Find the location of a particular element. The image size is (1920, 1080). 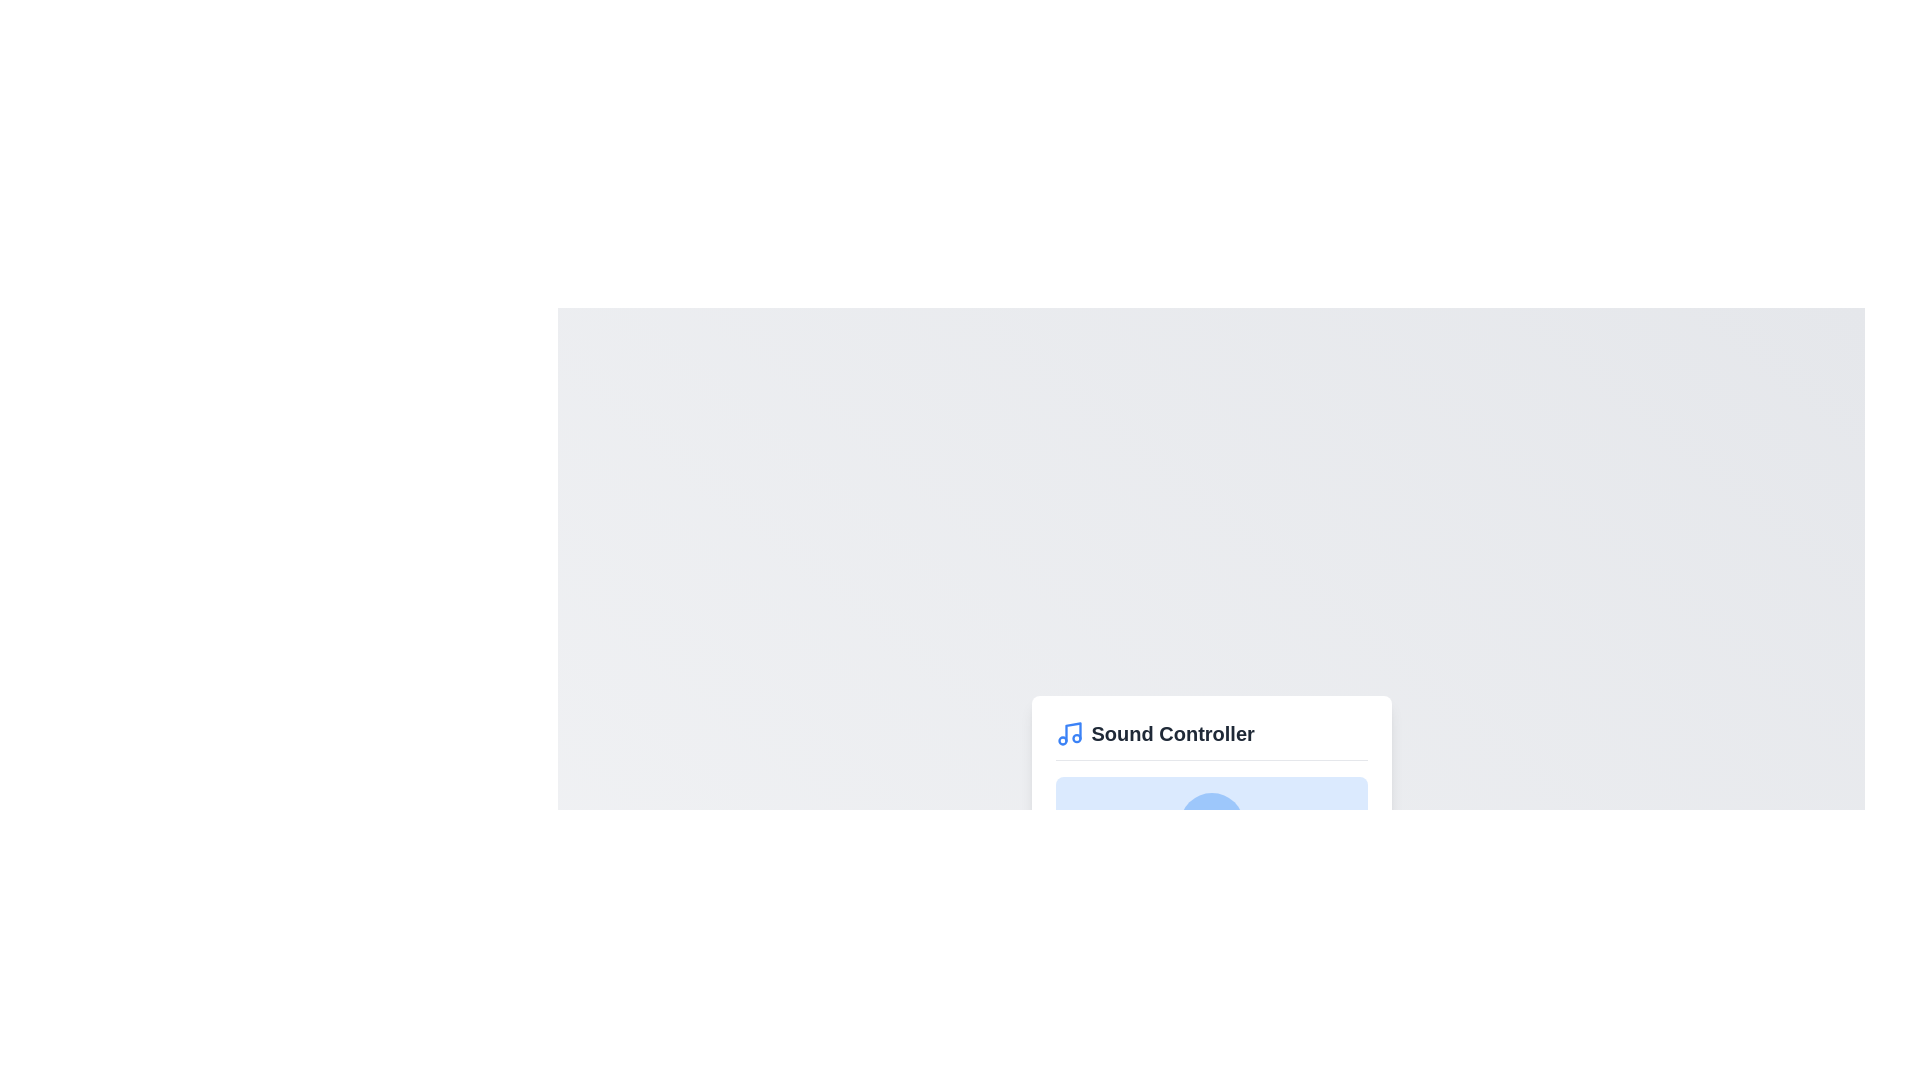

the volume to 3% by interacting with the slider is located at coordinates (1063, 896).